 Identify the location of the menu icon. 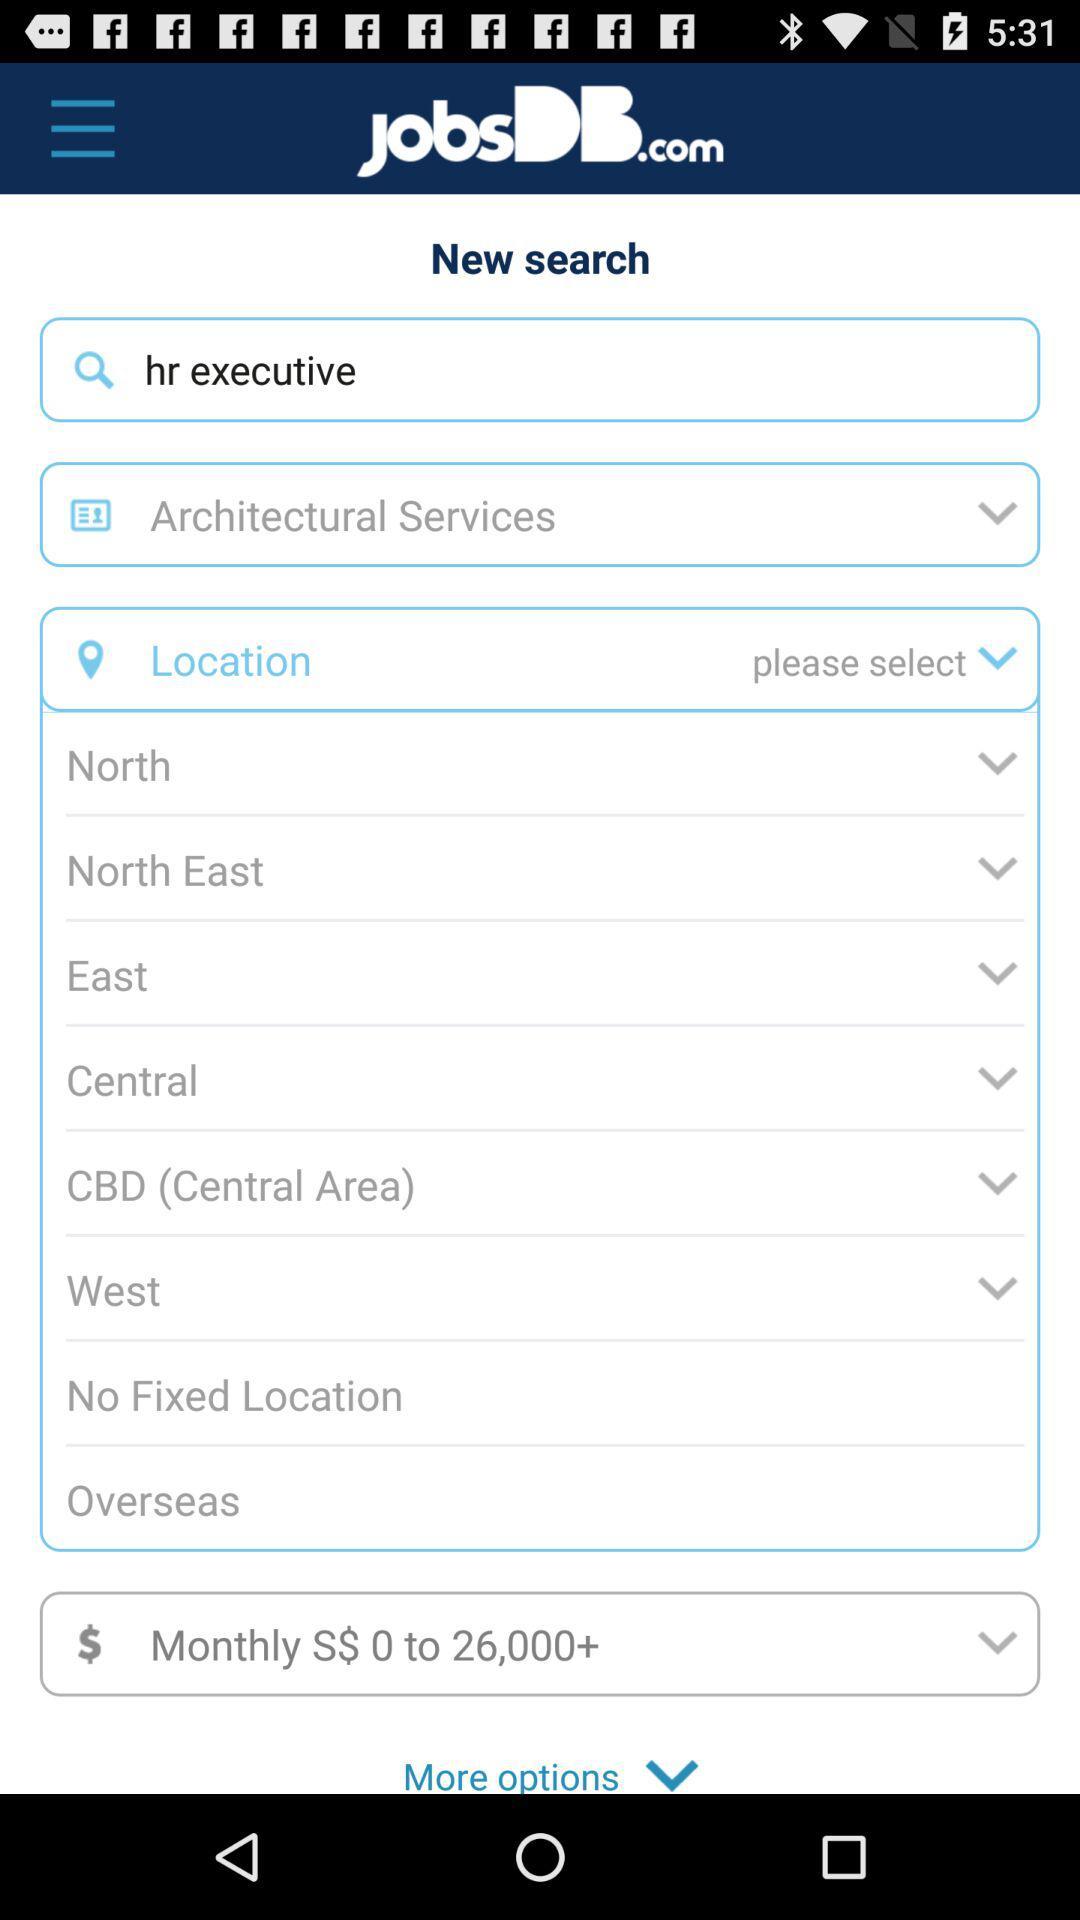
(71, 137).